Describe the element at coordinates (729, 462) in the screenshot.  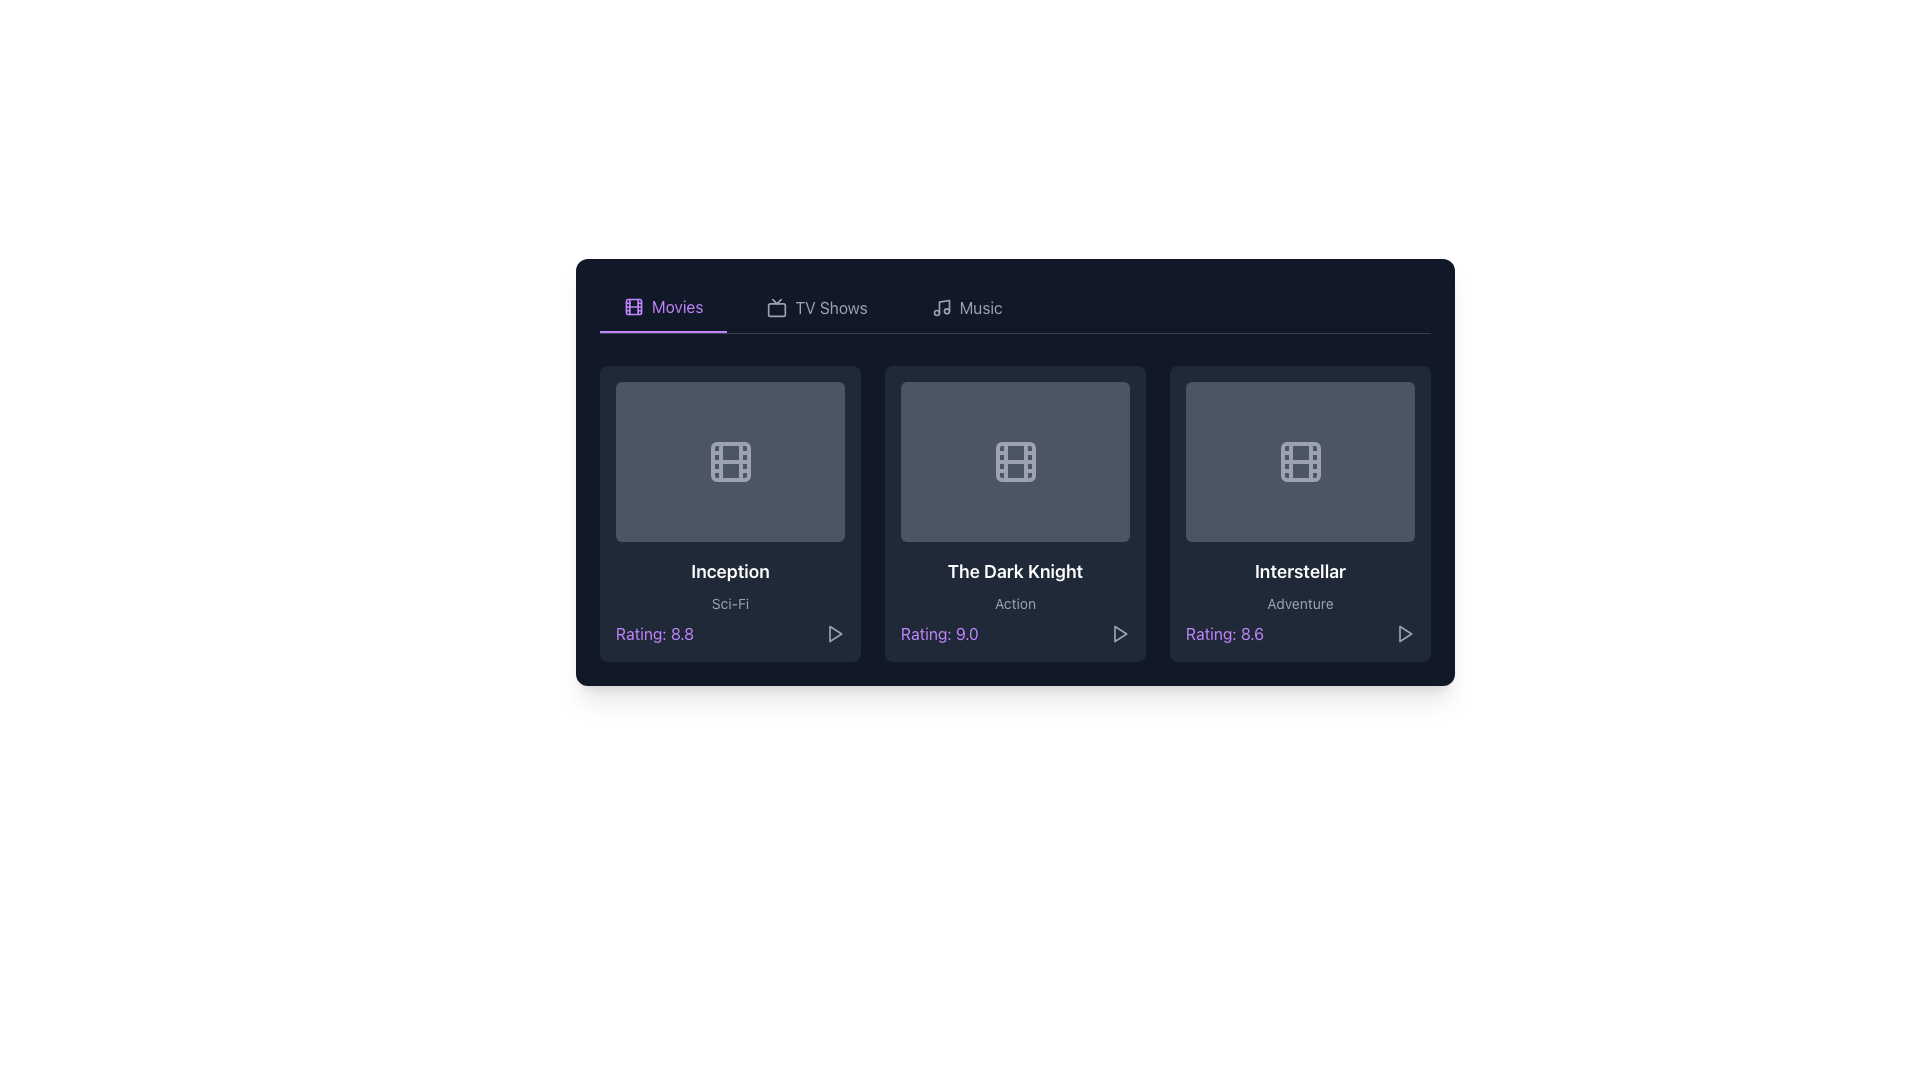
I see `film reel icon located in the first card labeled 'Inception', which is a rectangular frame with rounded corners styled in a dark tone` at that location.